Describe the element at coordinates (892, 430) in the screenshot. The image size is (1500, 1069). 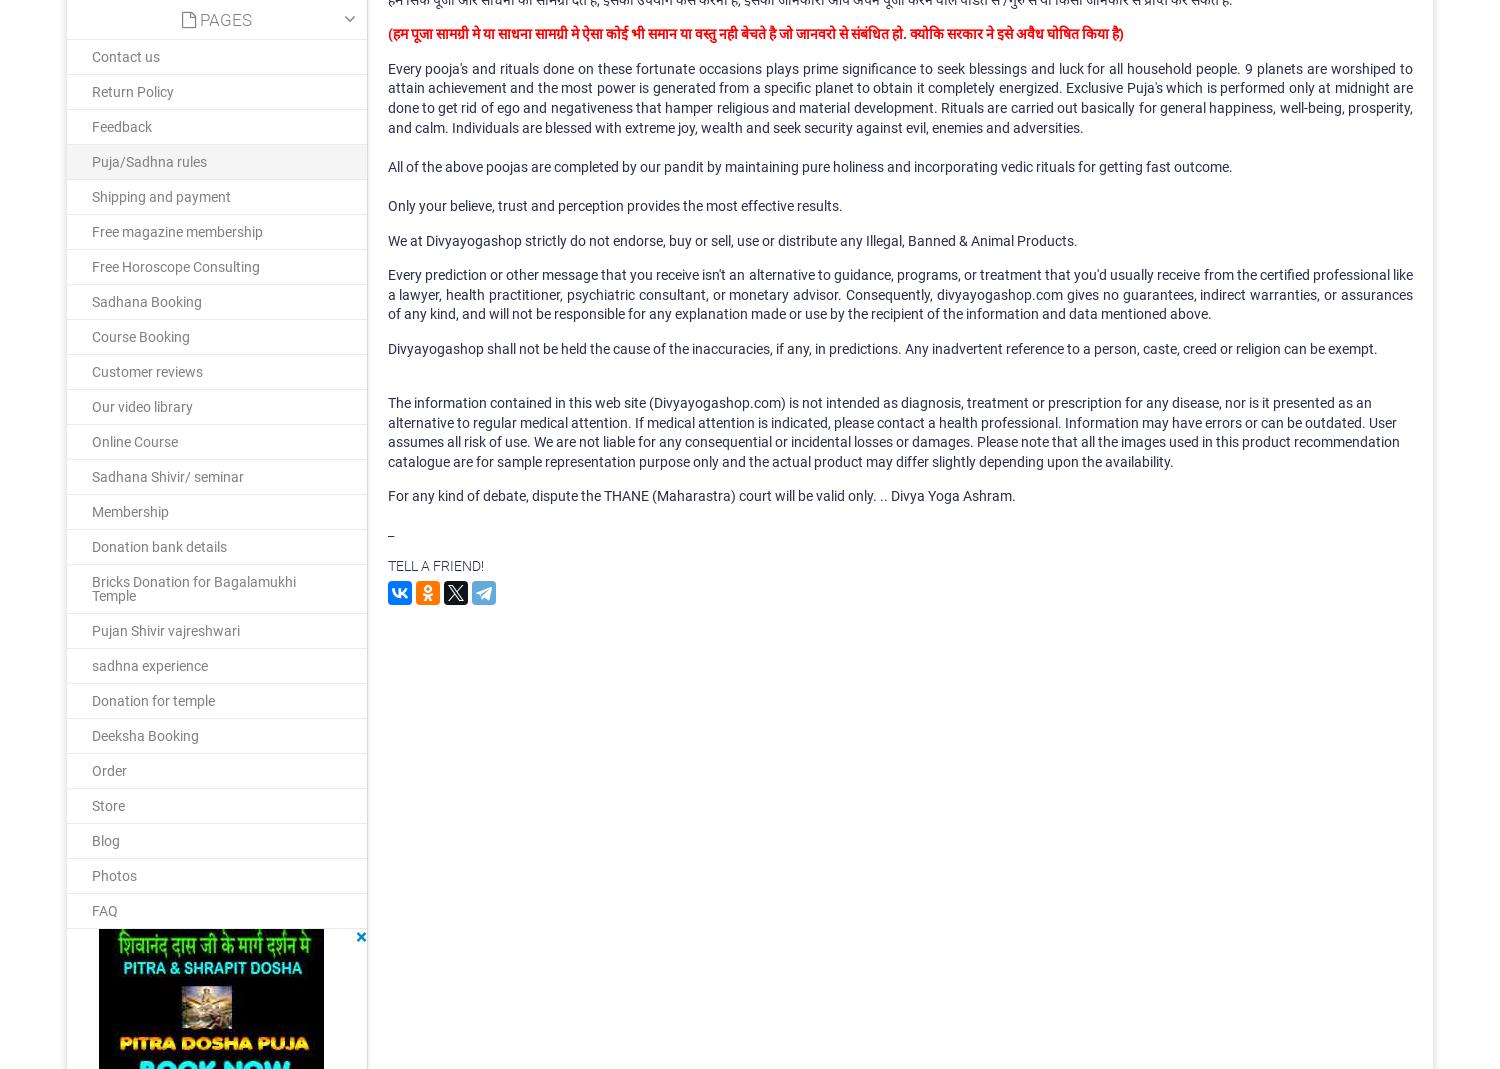
I see `'The information contained in this web site (Divyayogashop.com) is not intended as diagnosis,  treatment or prescription for any disease, nor is it presented as an  alternative to regular medical attention. If medical attention is  indicated, please contact a health professional. Information may have  errors or can be outdated. User assumes all risk of use. We are not  liable for any consequential or incidental losses or damages. Please  note that all the images used in this product recommendation catalogue  are for sample representation purpose only and the actual product may  differ slightly depending upon the availability.'` at that location.